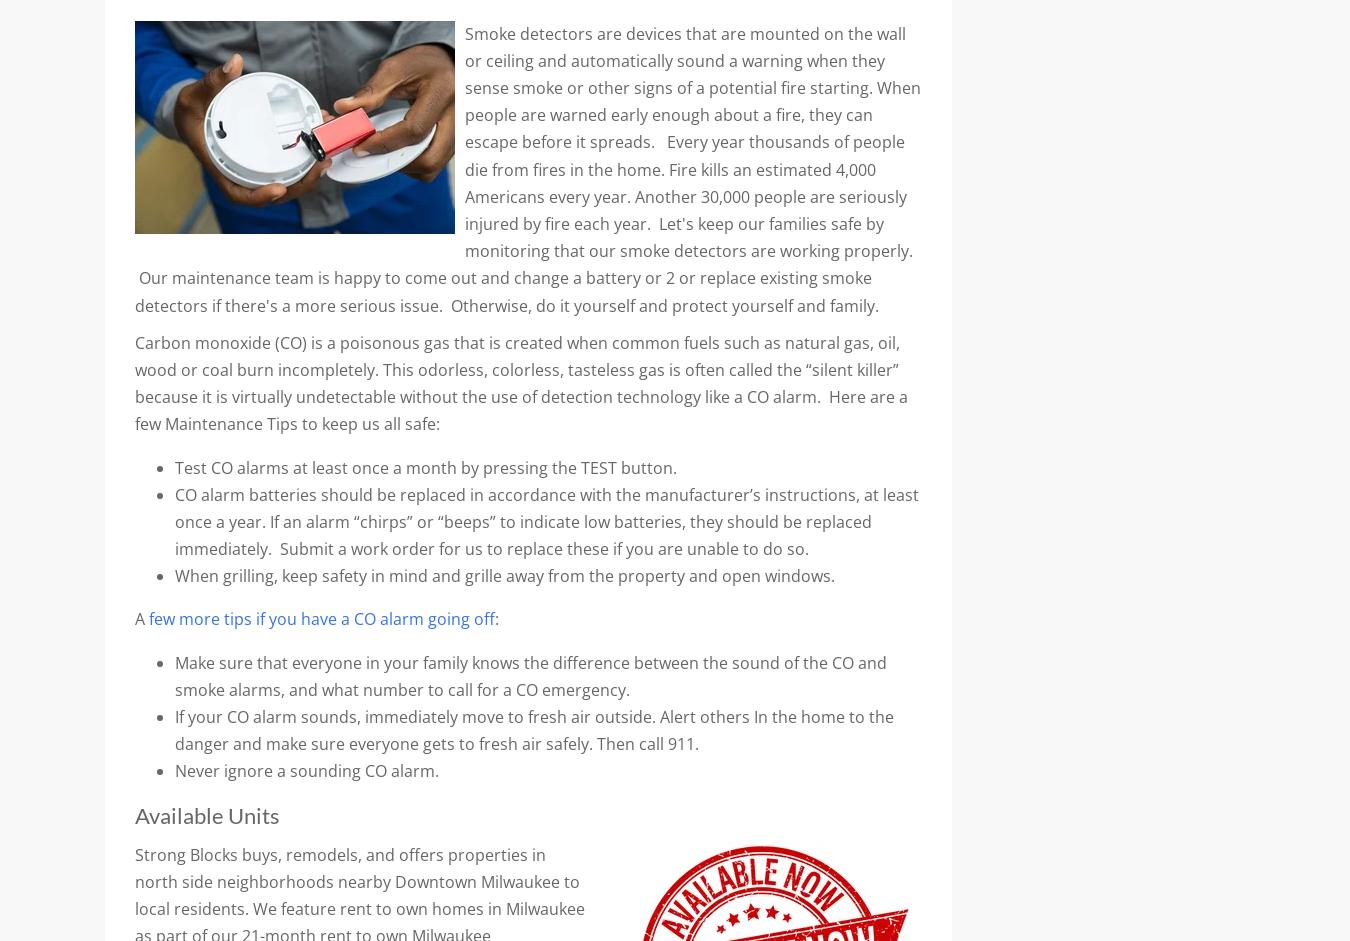  Describe the element at coordinates (308, 770) in the screenshot. I see `'Never ignore a sounding CO alarm.'` at that location.